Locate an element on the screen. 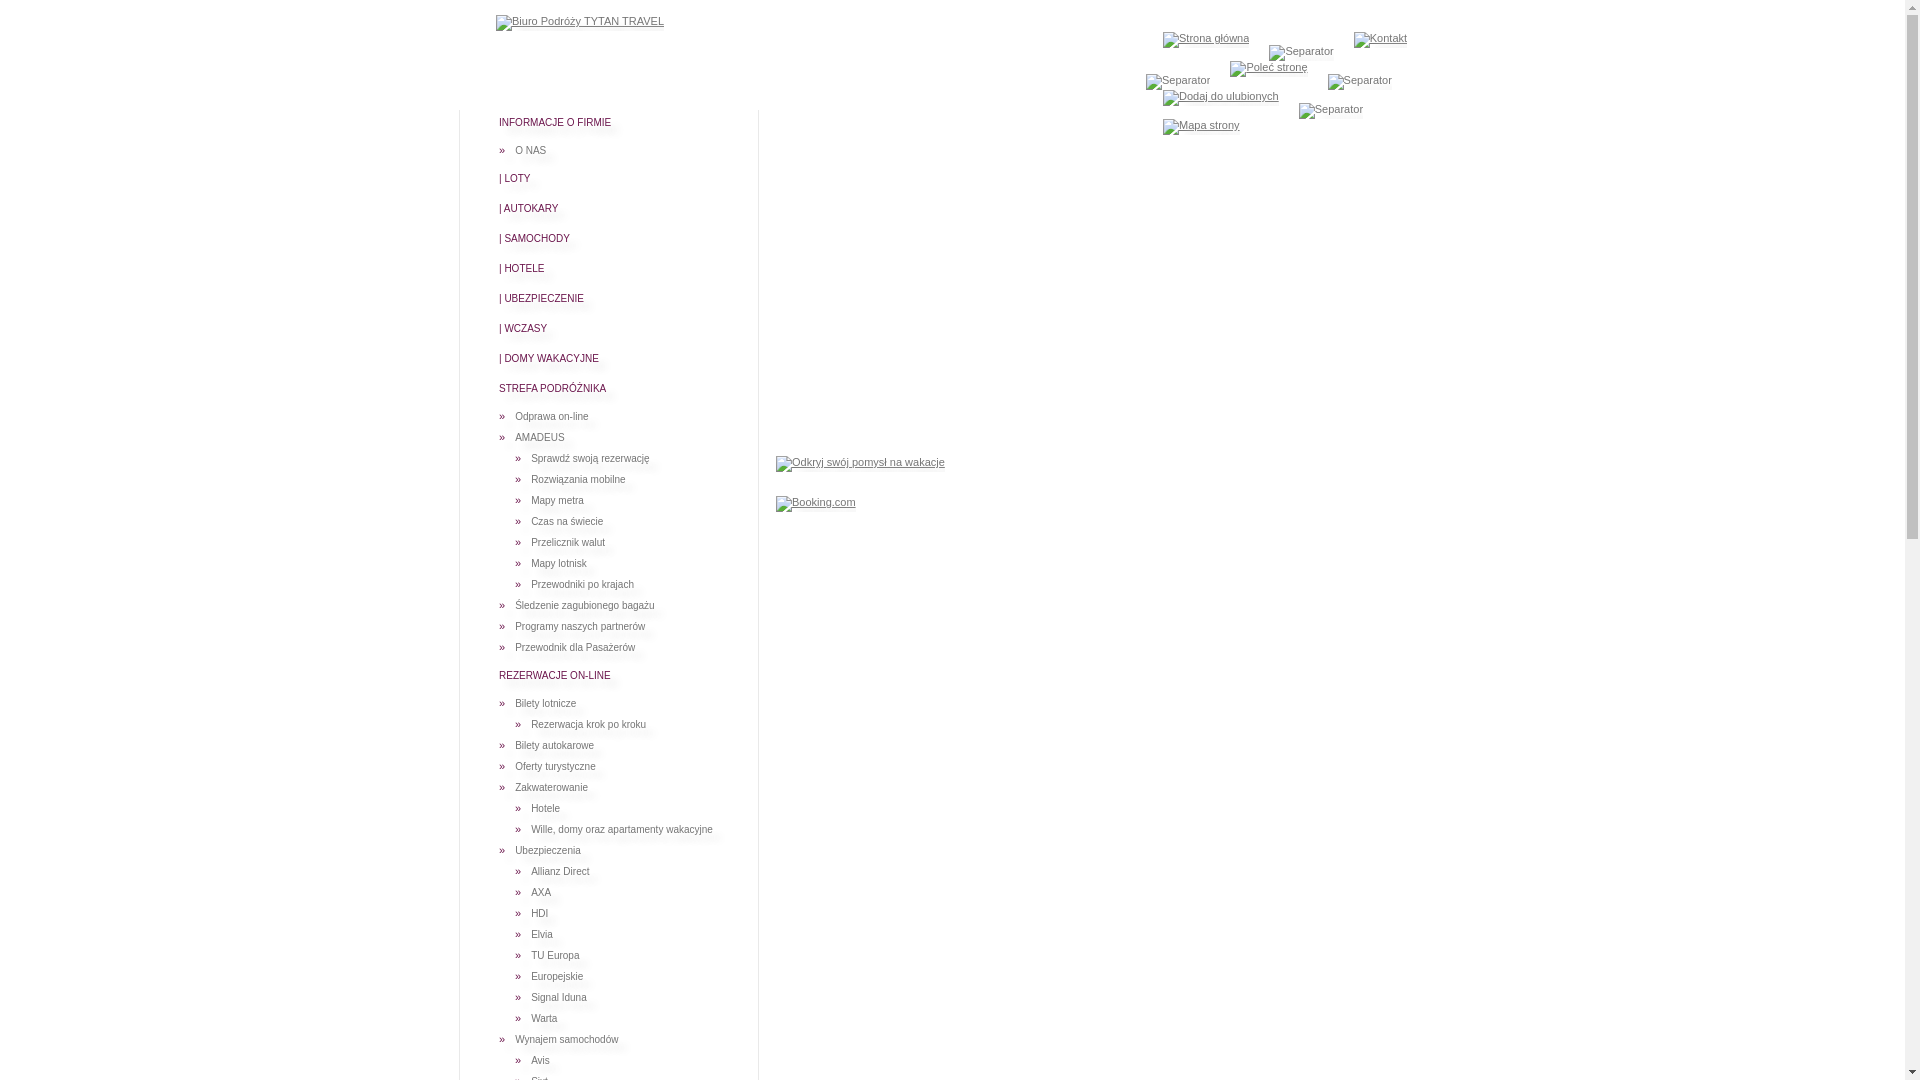 The image size is (1920, 1080). 'Elvia' is located at coordinates (542, 934).